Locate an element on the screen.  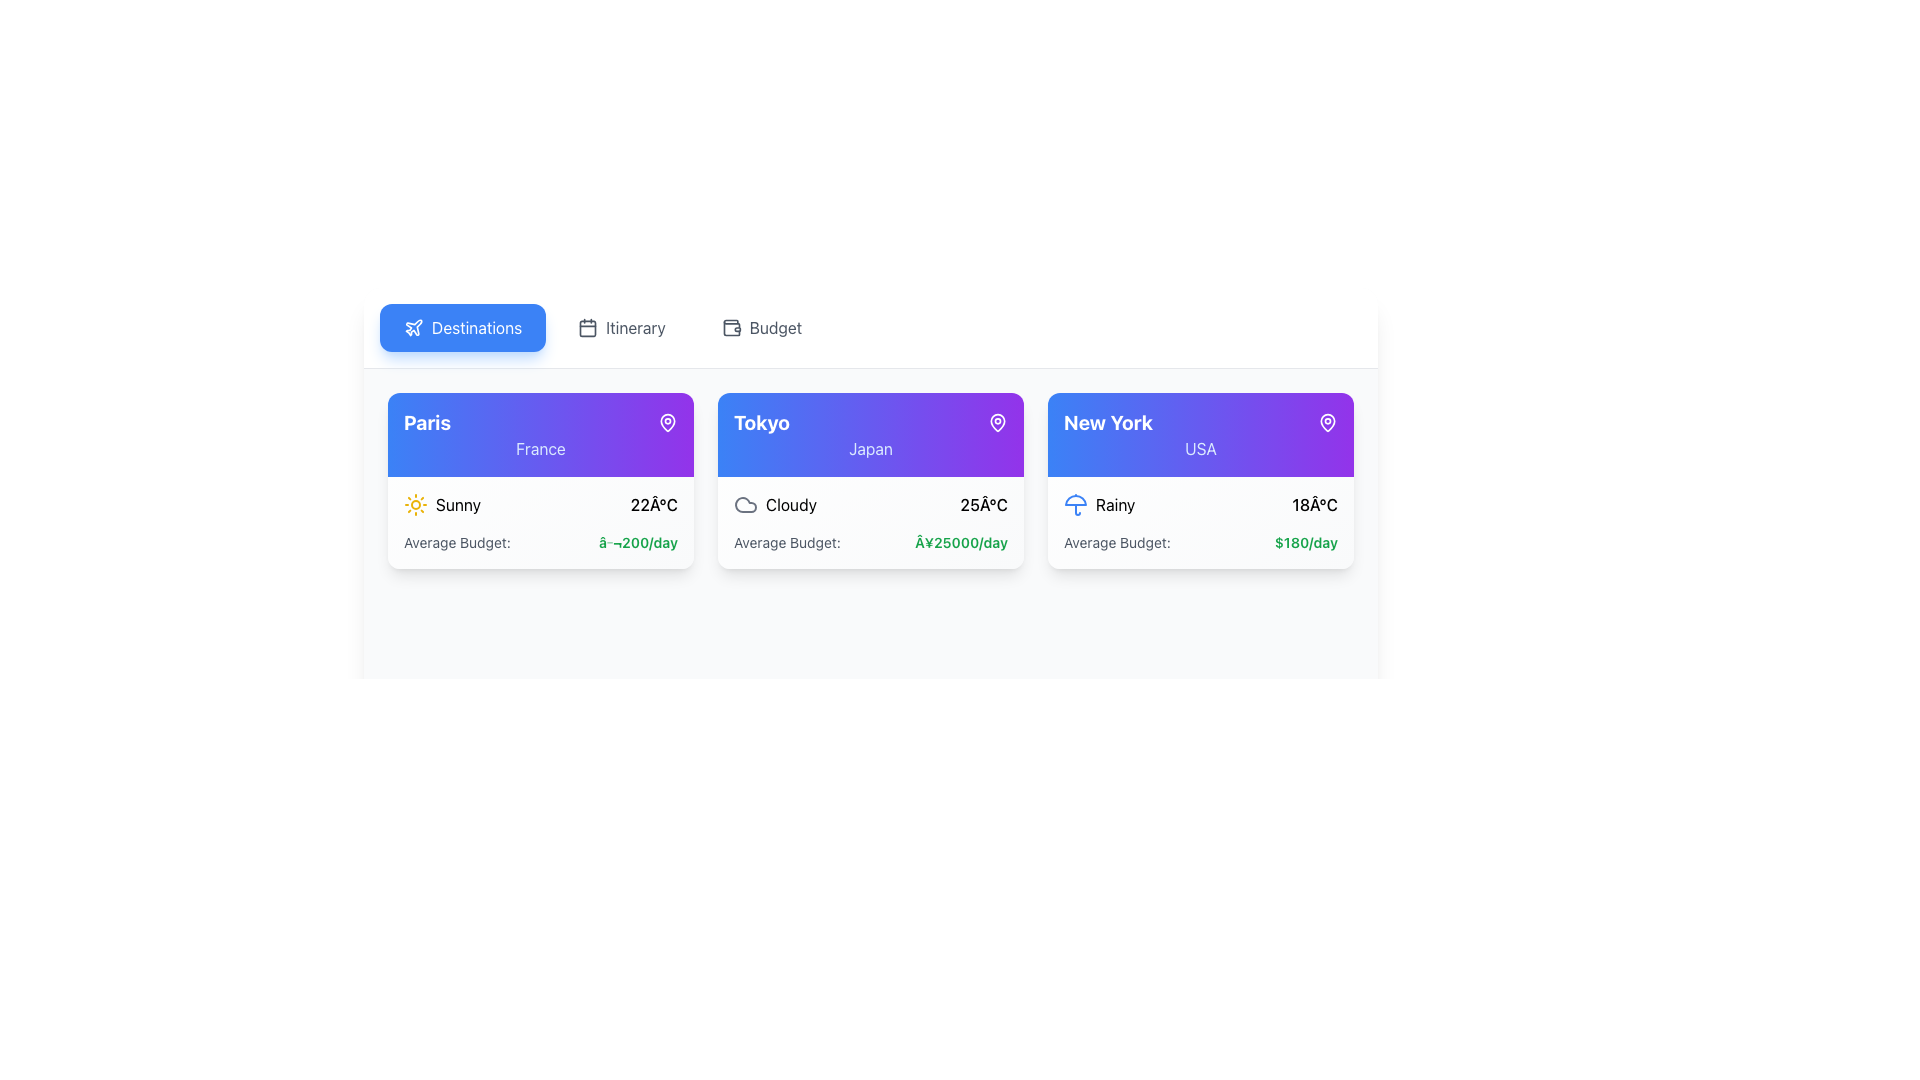
the interactive icon in the header navigation bar, located next to the text 'Budget' is located at coordinates (730, 326).